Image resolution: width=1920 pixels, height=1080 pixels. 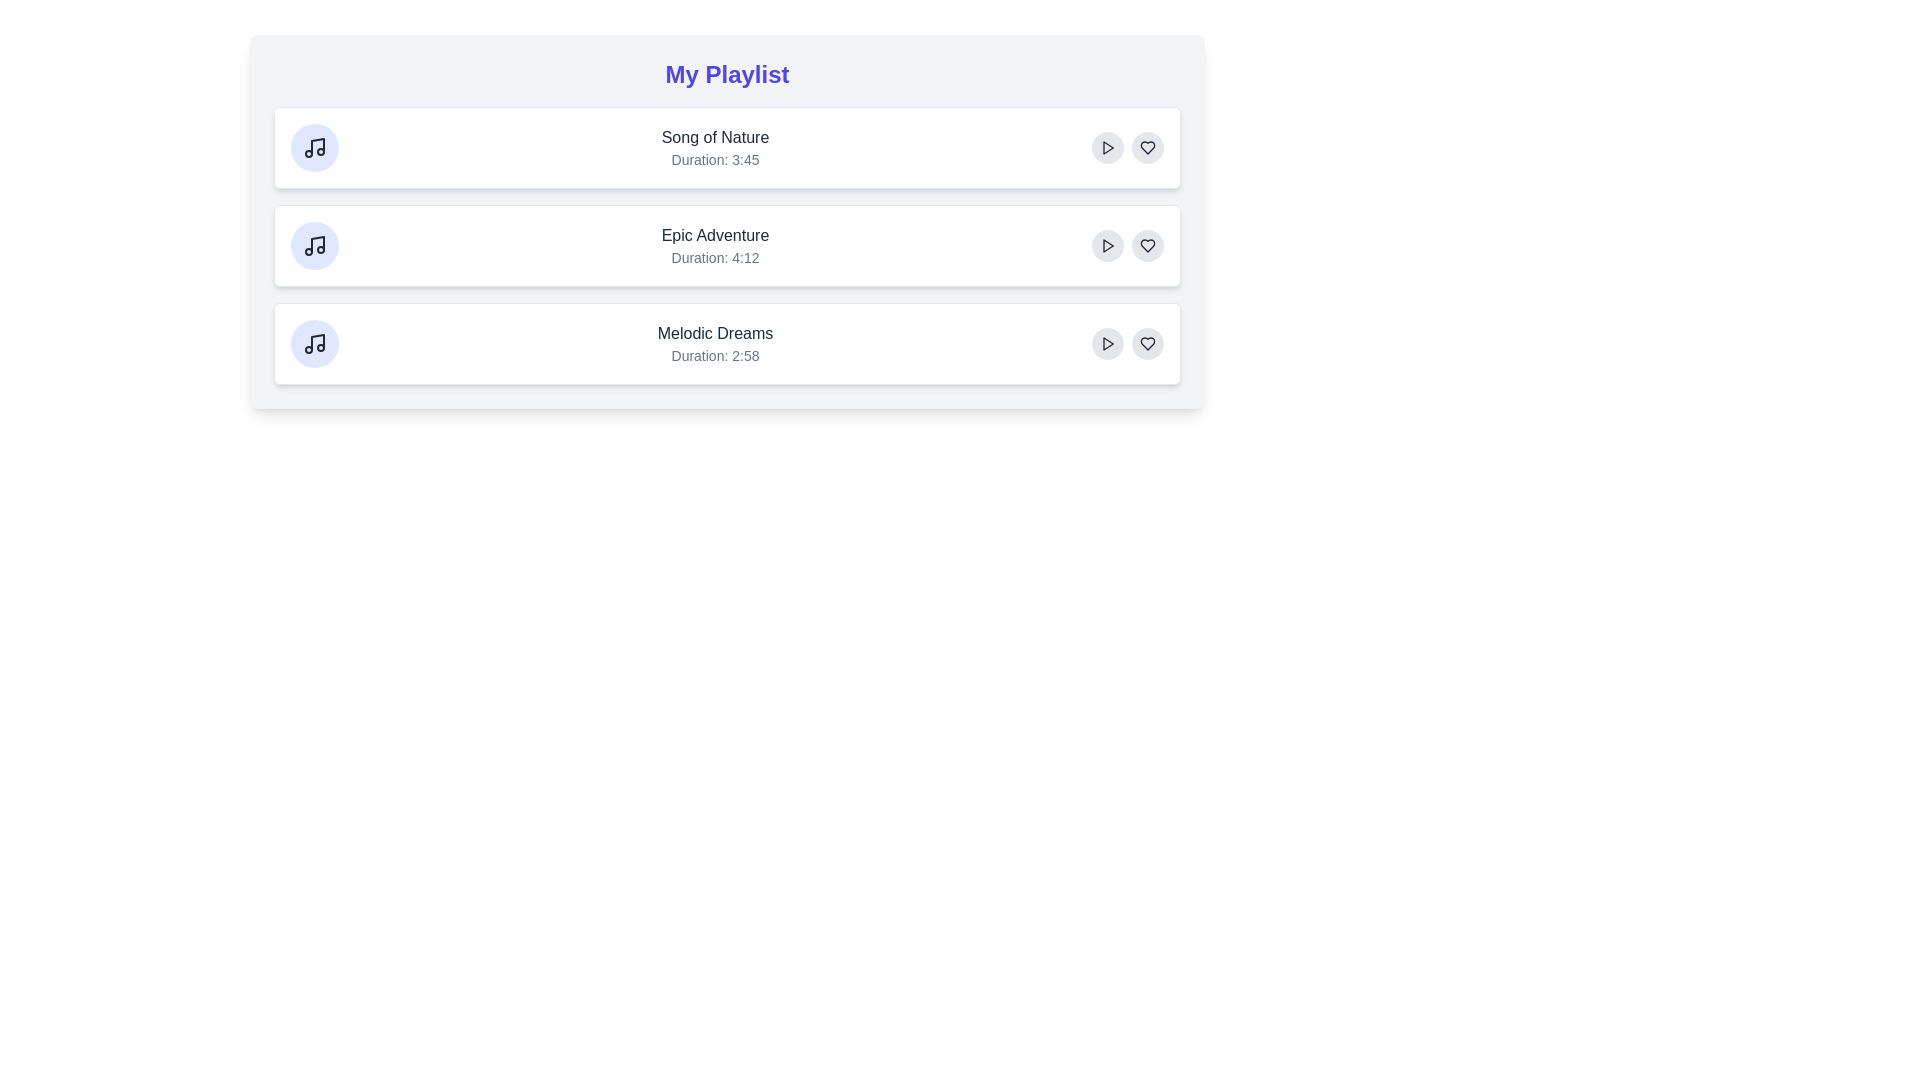 I want to click on the heart button of the Song of Nature track, so click(x=1147, y=146).